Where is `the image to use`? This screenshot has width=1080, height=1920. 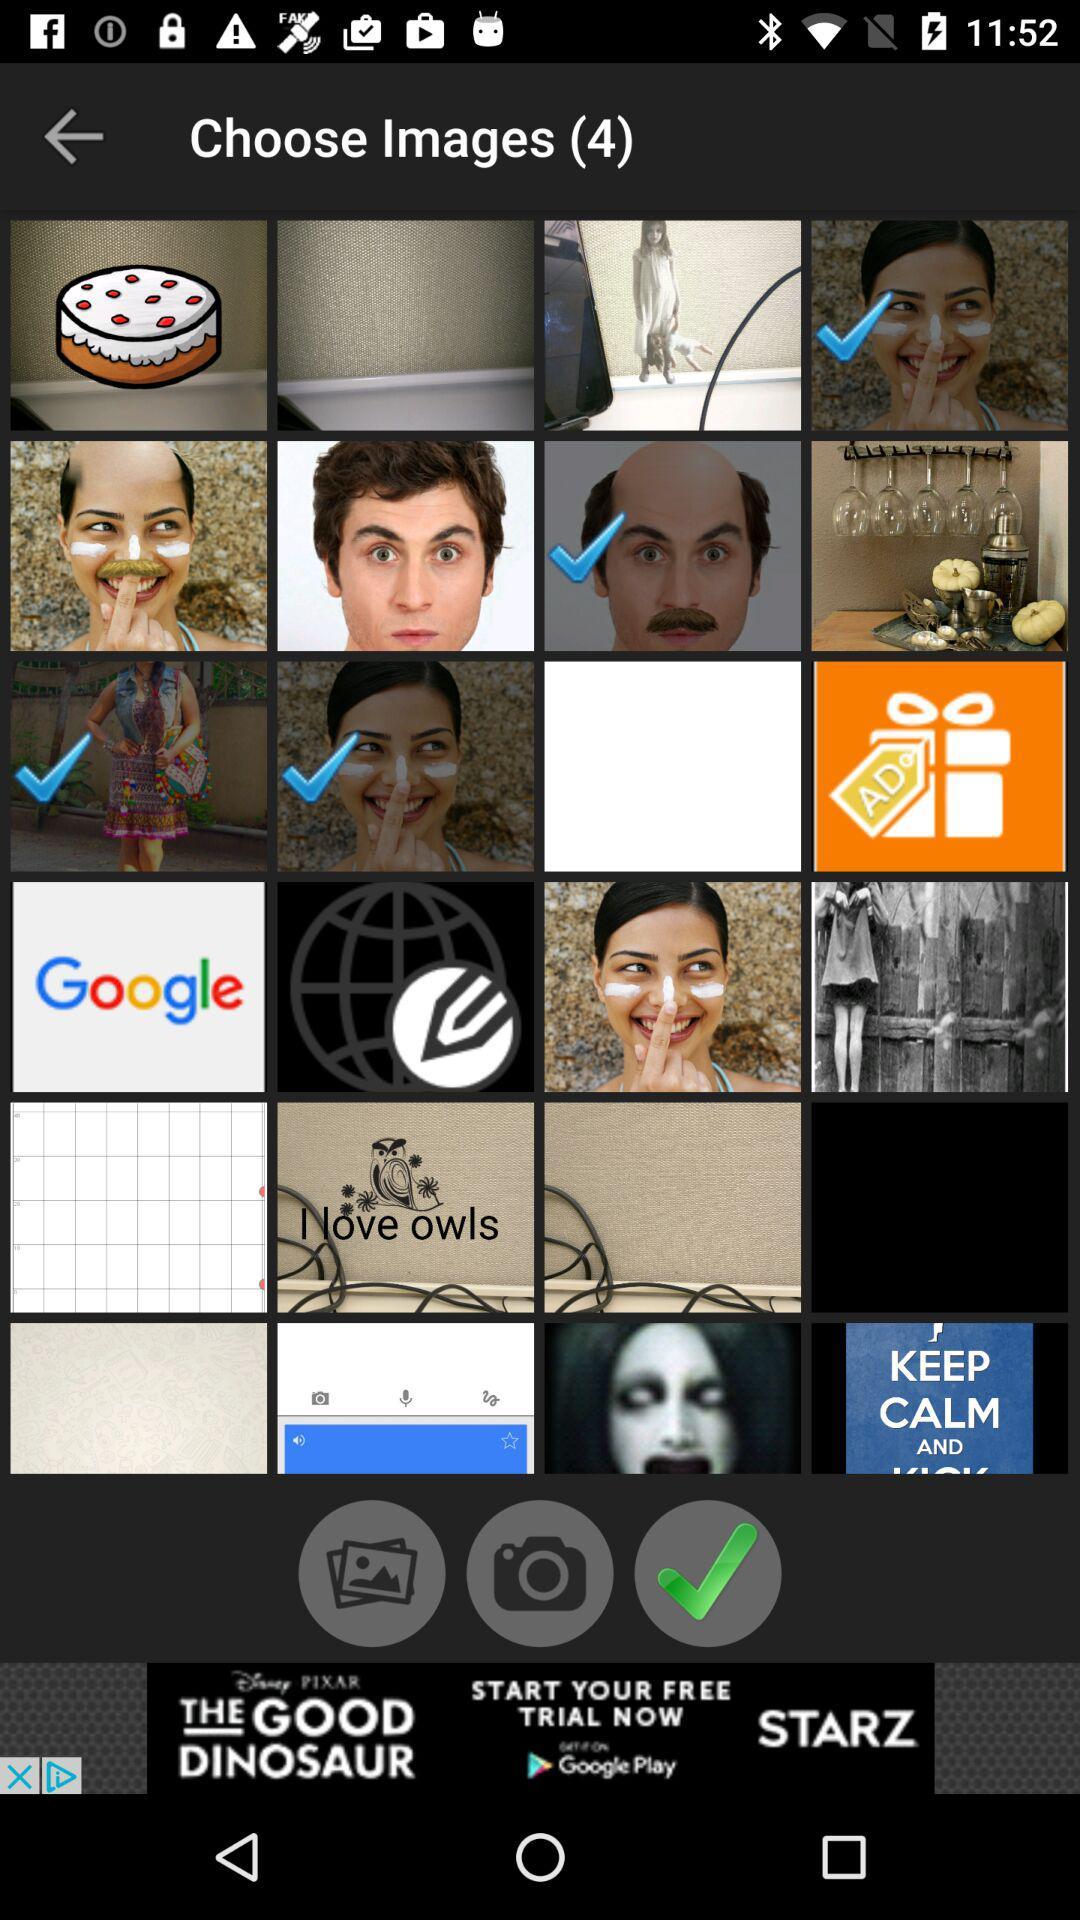 the image to use is located at coordinates (405, 1402).